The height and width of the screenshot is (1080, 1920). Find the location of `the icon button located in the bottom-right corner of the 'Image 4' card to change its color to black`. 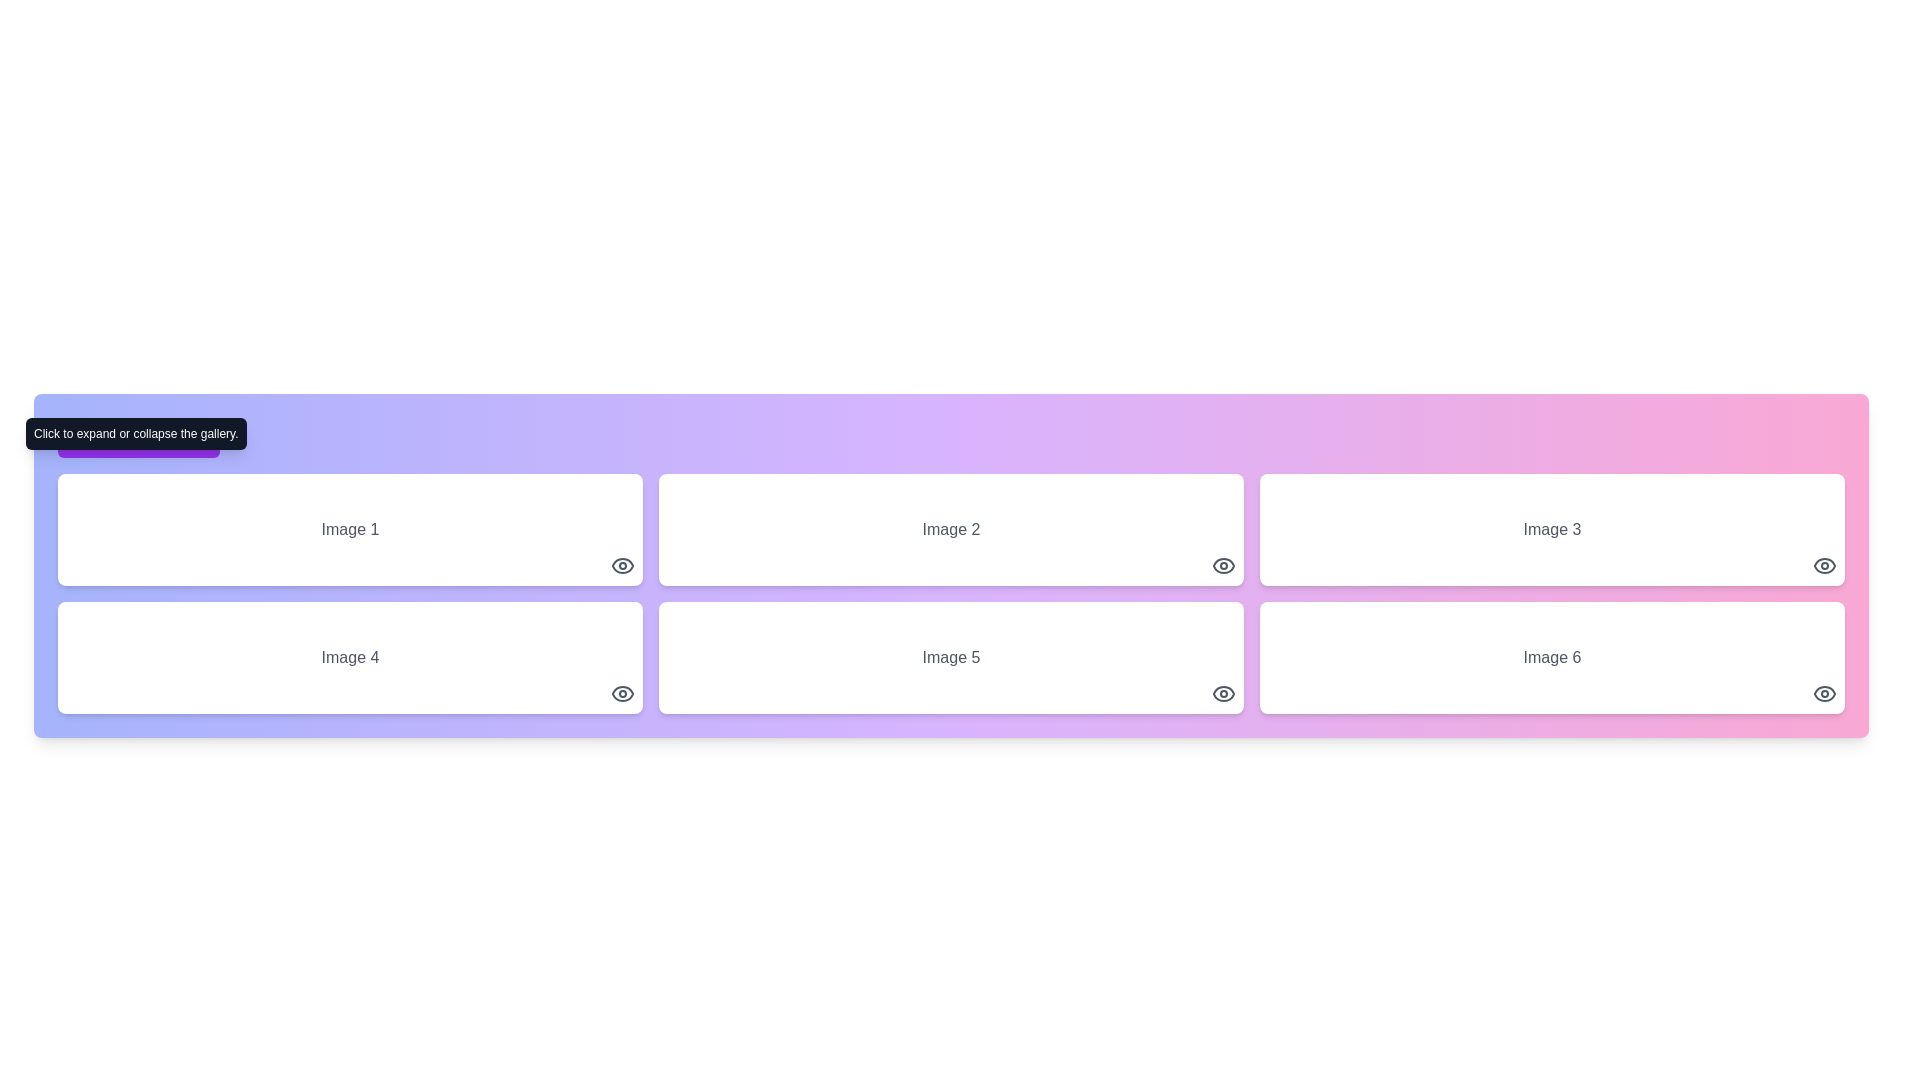

the icon button located in the bottom-right corner of the 'Image 4' card to change its color to black is located at coordinates (622, 693).